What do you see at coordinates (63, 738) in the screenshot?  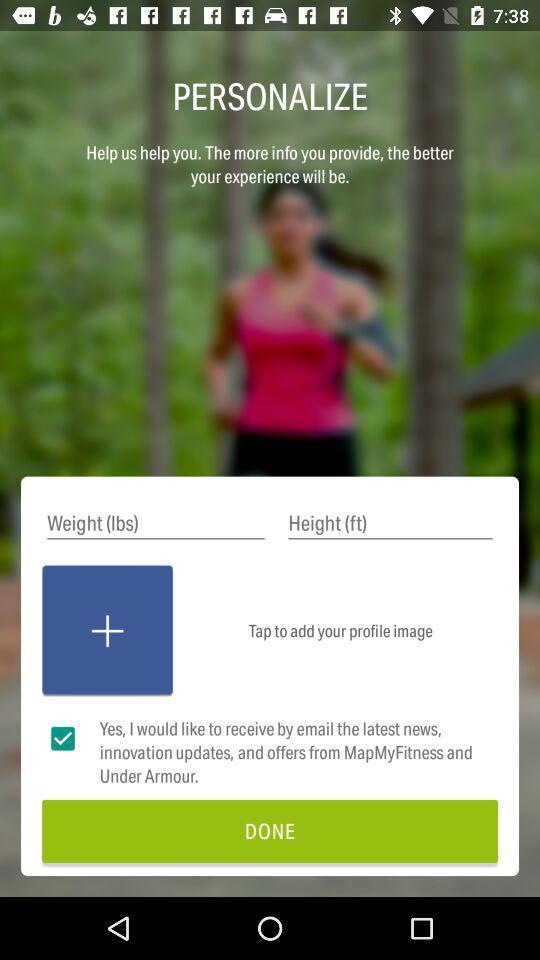 I see `the check box` at bounding box center [63, 738].